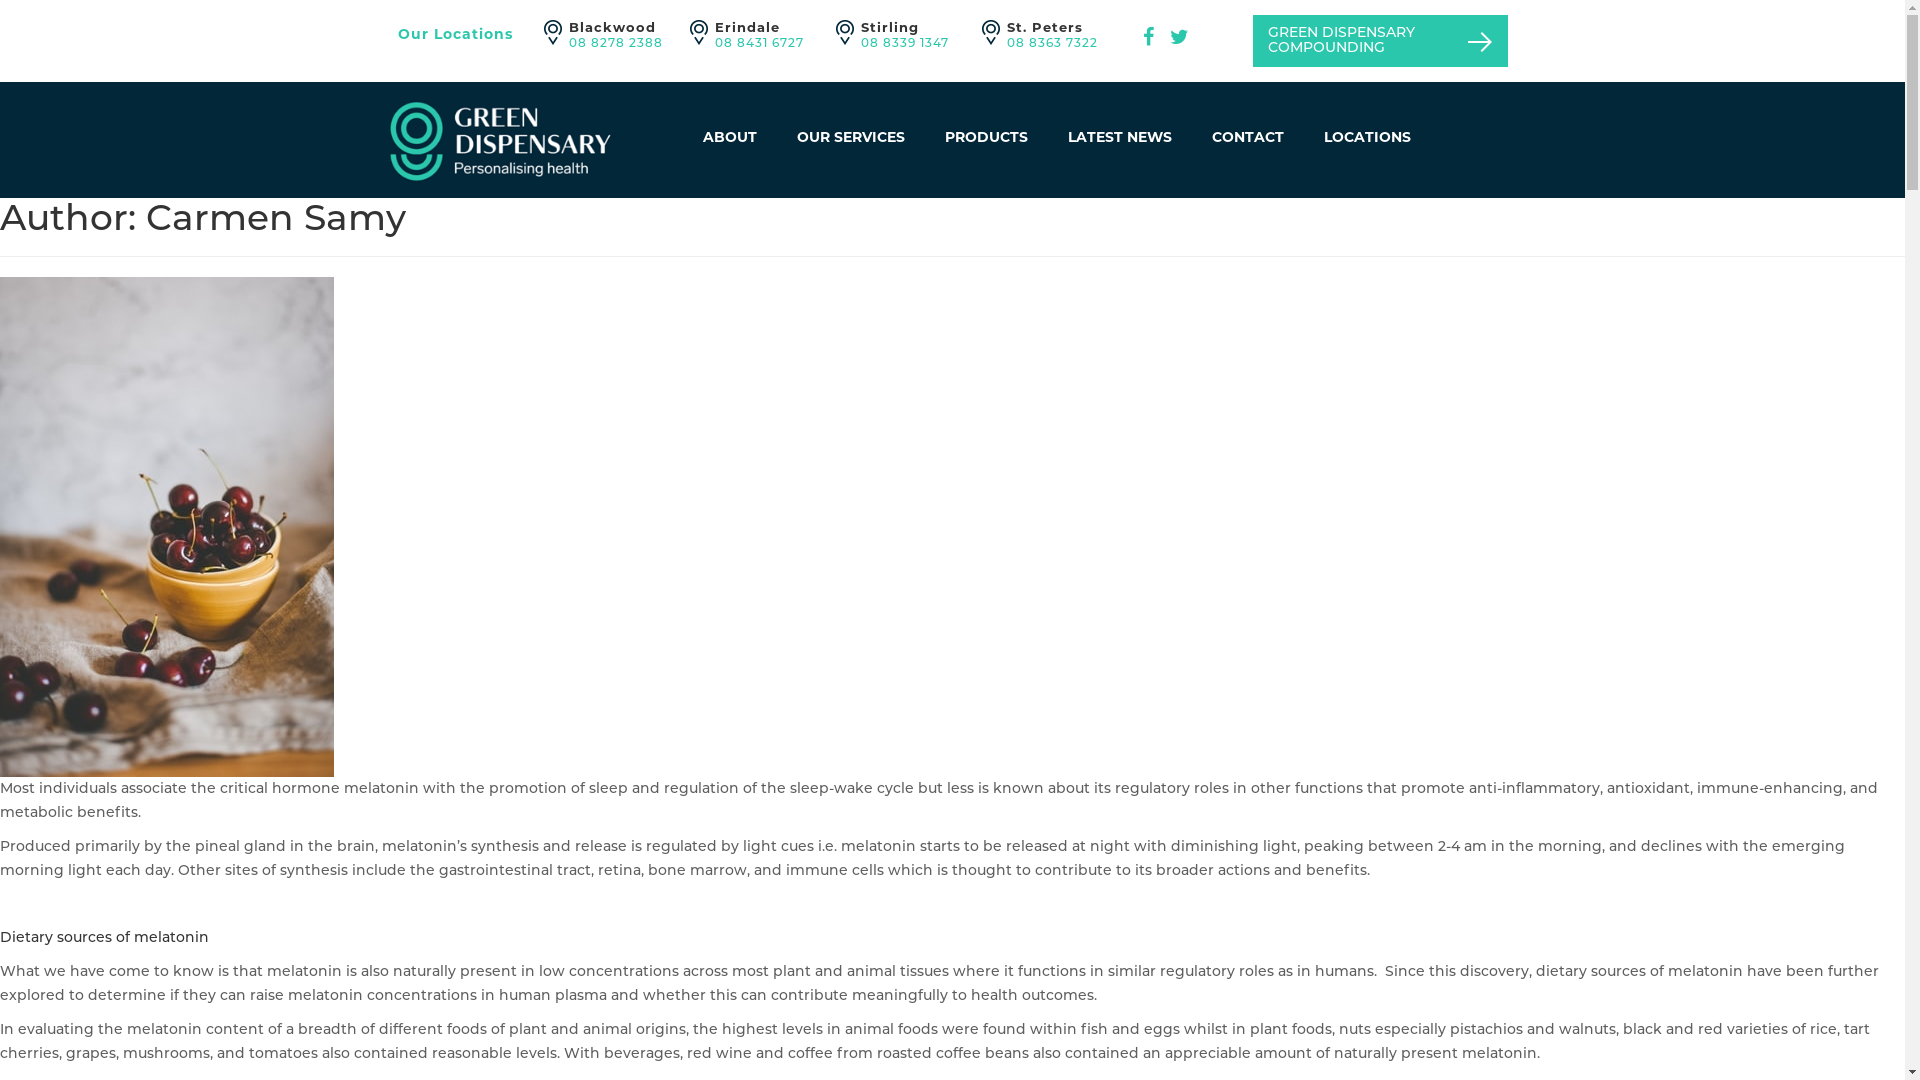 Image resolution: width=1920 pixels, height=1080 pixels. I want to click on 'CONTACT', so click(1247, 136).